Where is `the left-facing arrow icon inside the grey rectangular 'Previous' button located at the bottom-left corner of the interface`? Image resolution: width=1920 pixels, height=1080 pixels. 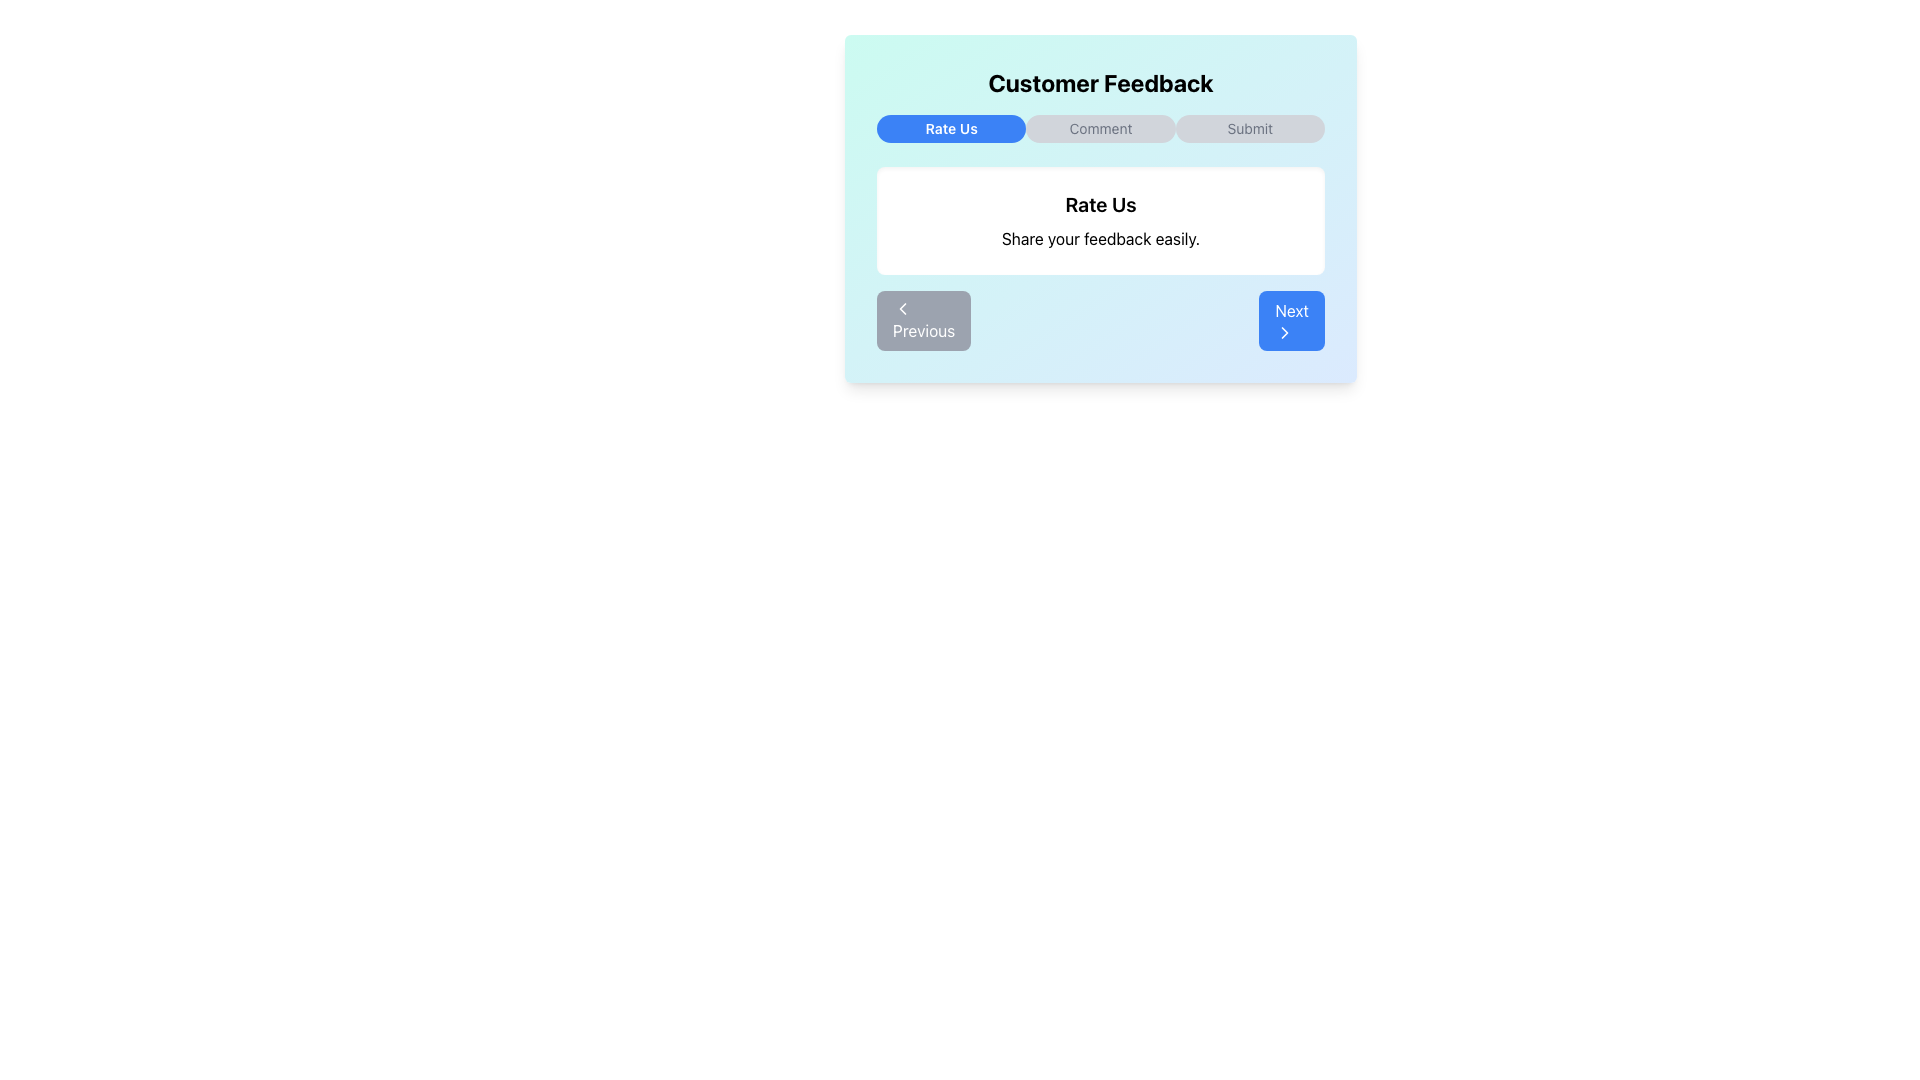 the left-facing arrow icon inside the grey rectangular 'Previous' button located at the bottom-left corner of the interface is located at coordinates (901, 308).